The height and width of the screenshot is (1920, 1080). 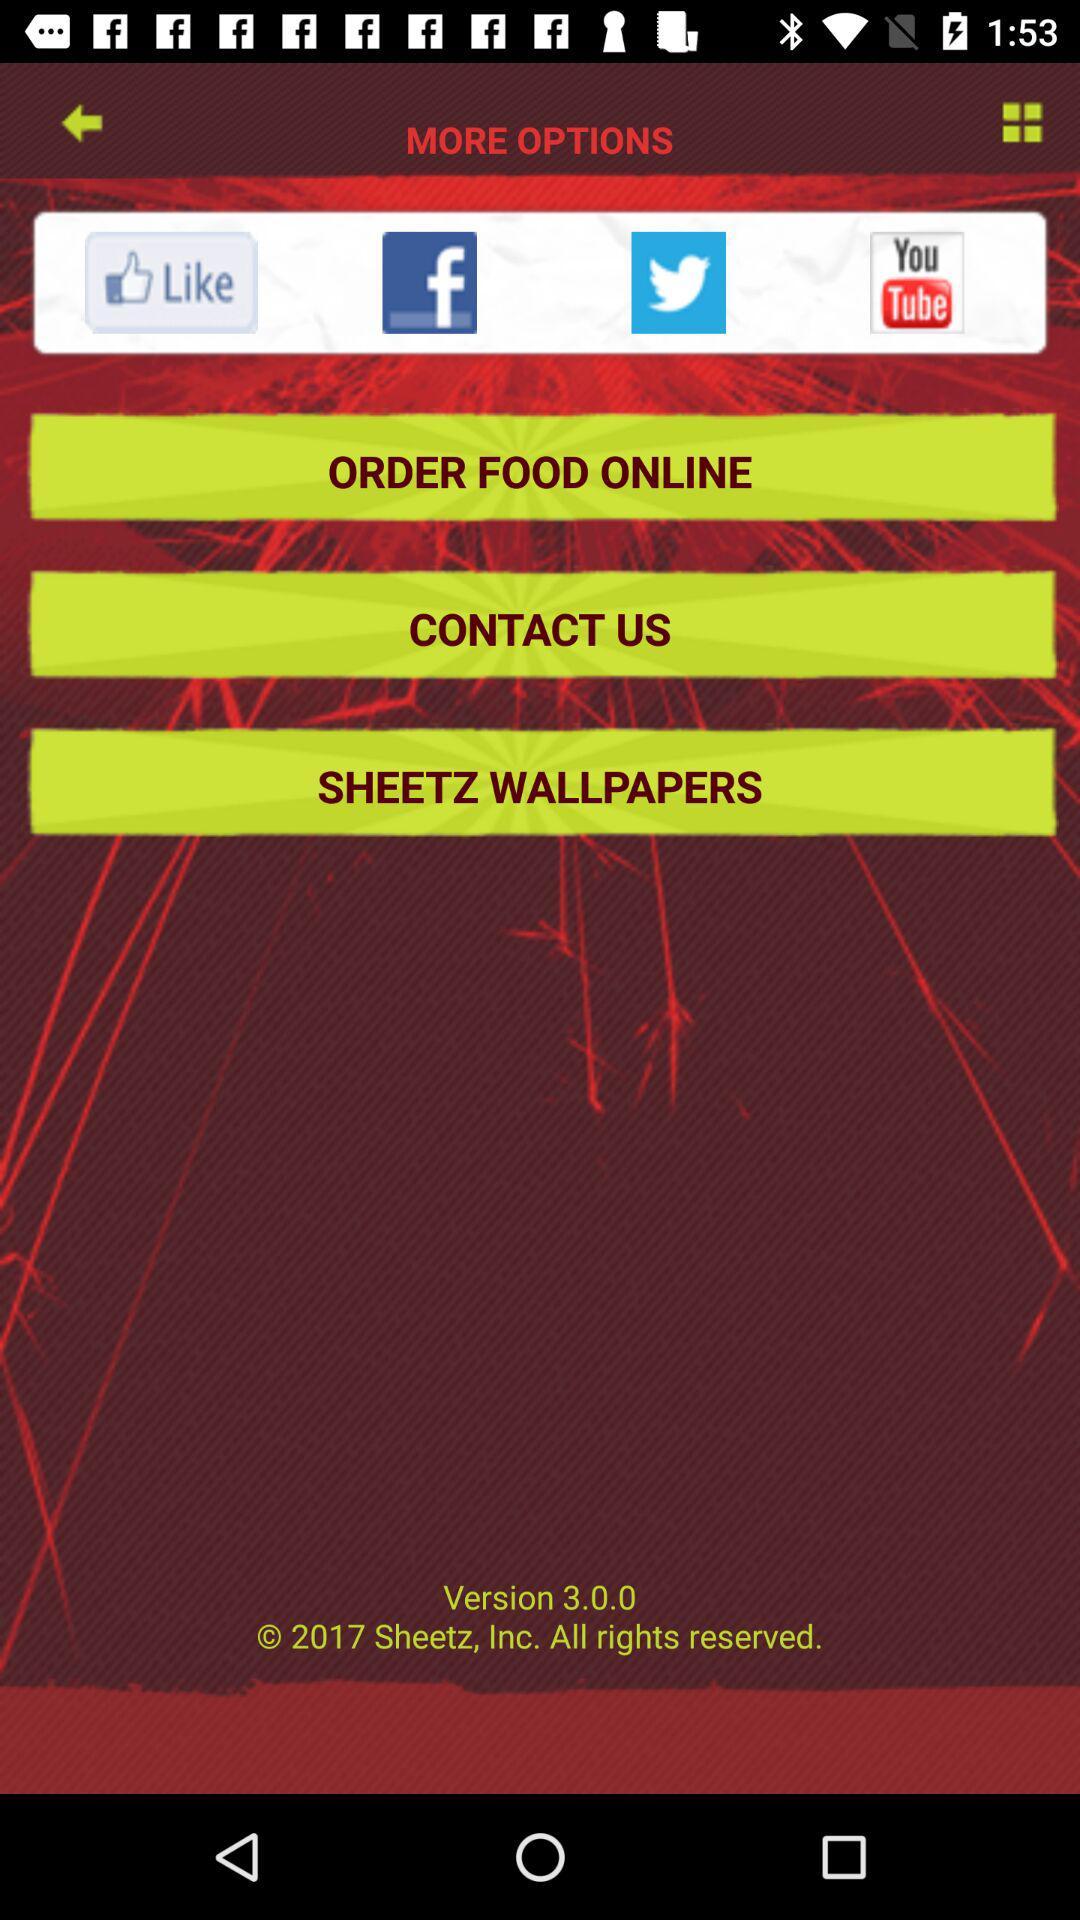 I want to click on options, so click(x=1021, y=119).